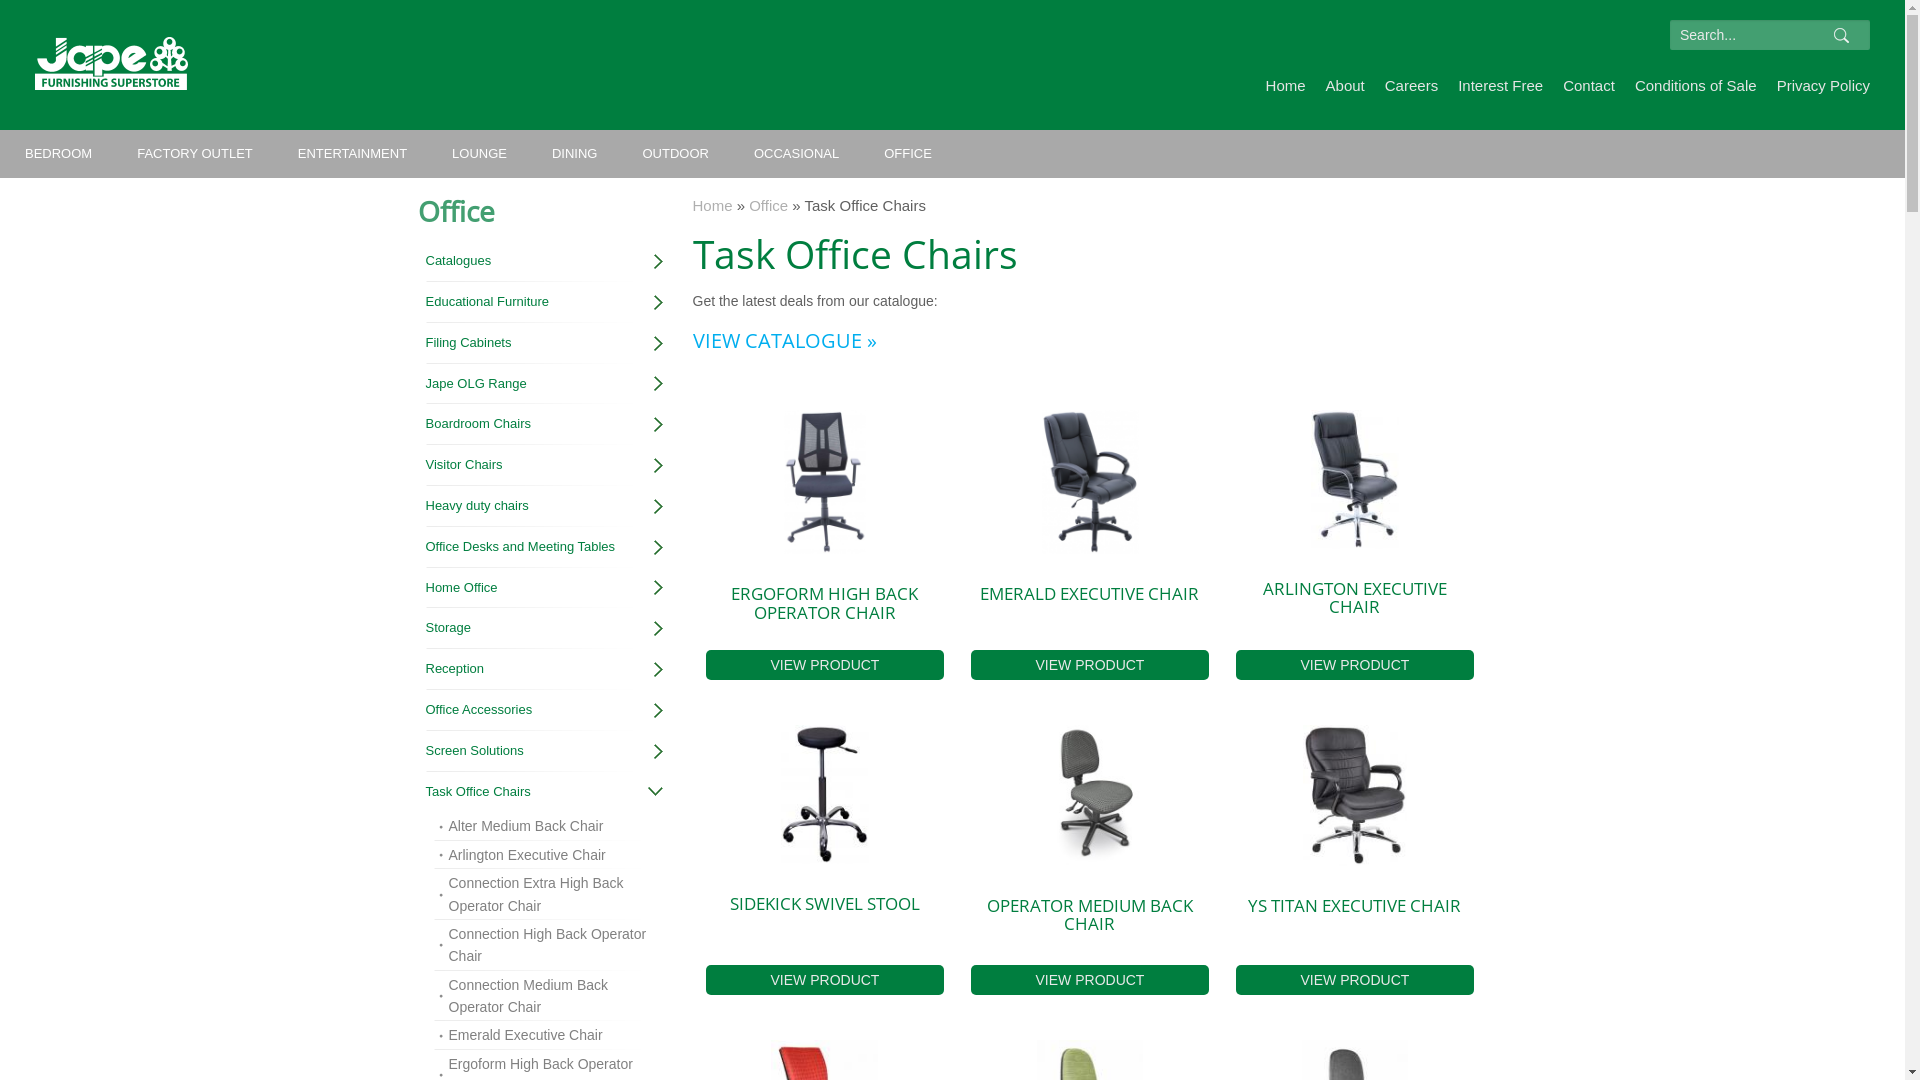 The height and width of the screenshot is (1080, 1920). I want to click on 'Educational Furniture', so click(544, 302).